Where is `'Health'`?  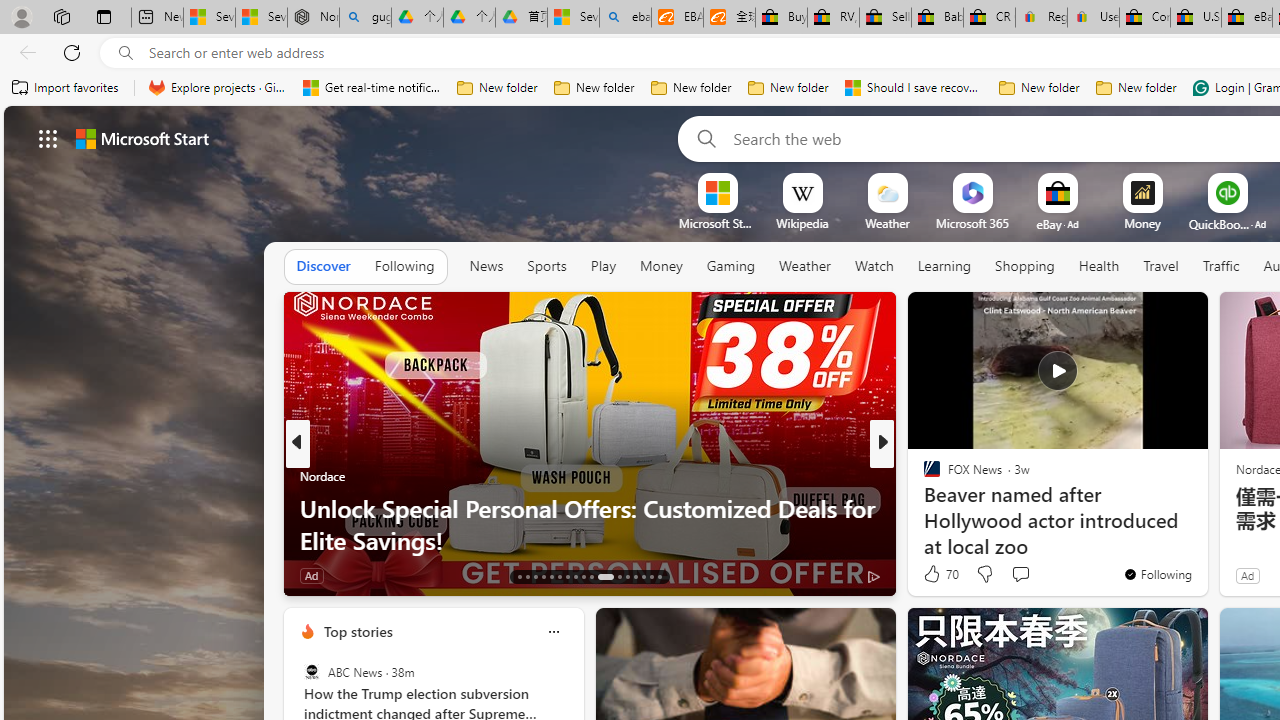 'Health' is located at coordinates (1097, 266).